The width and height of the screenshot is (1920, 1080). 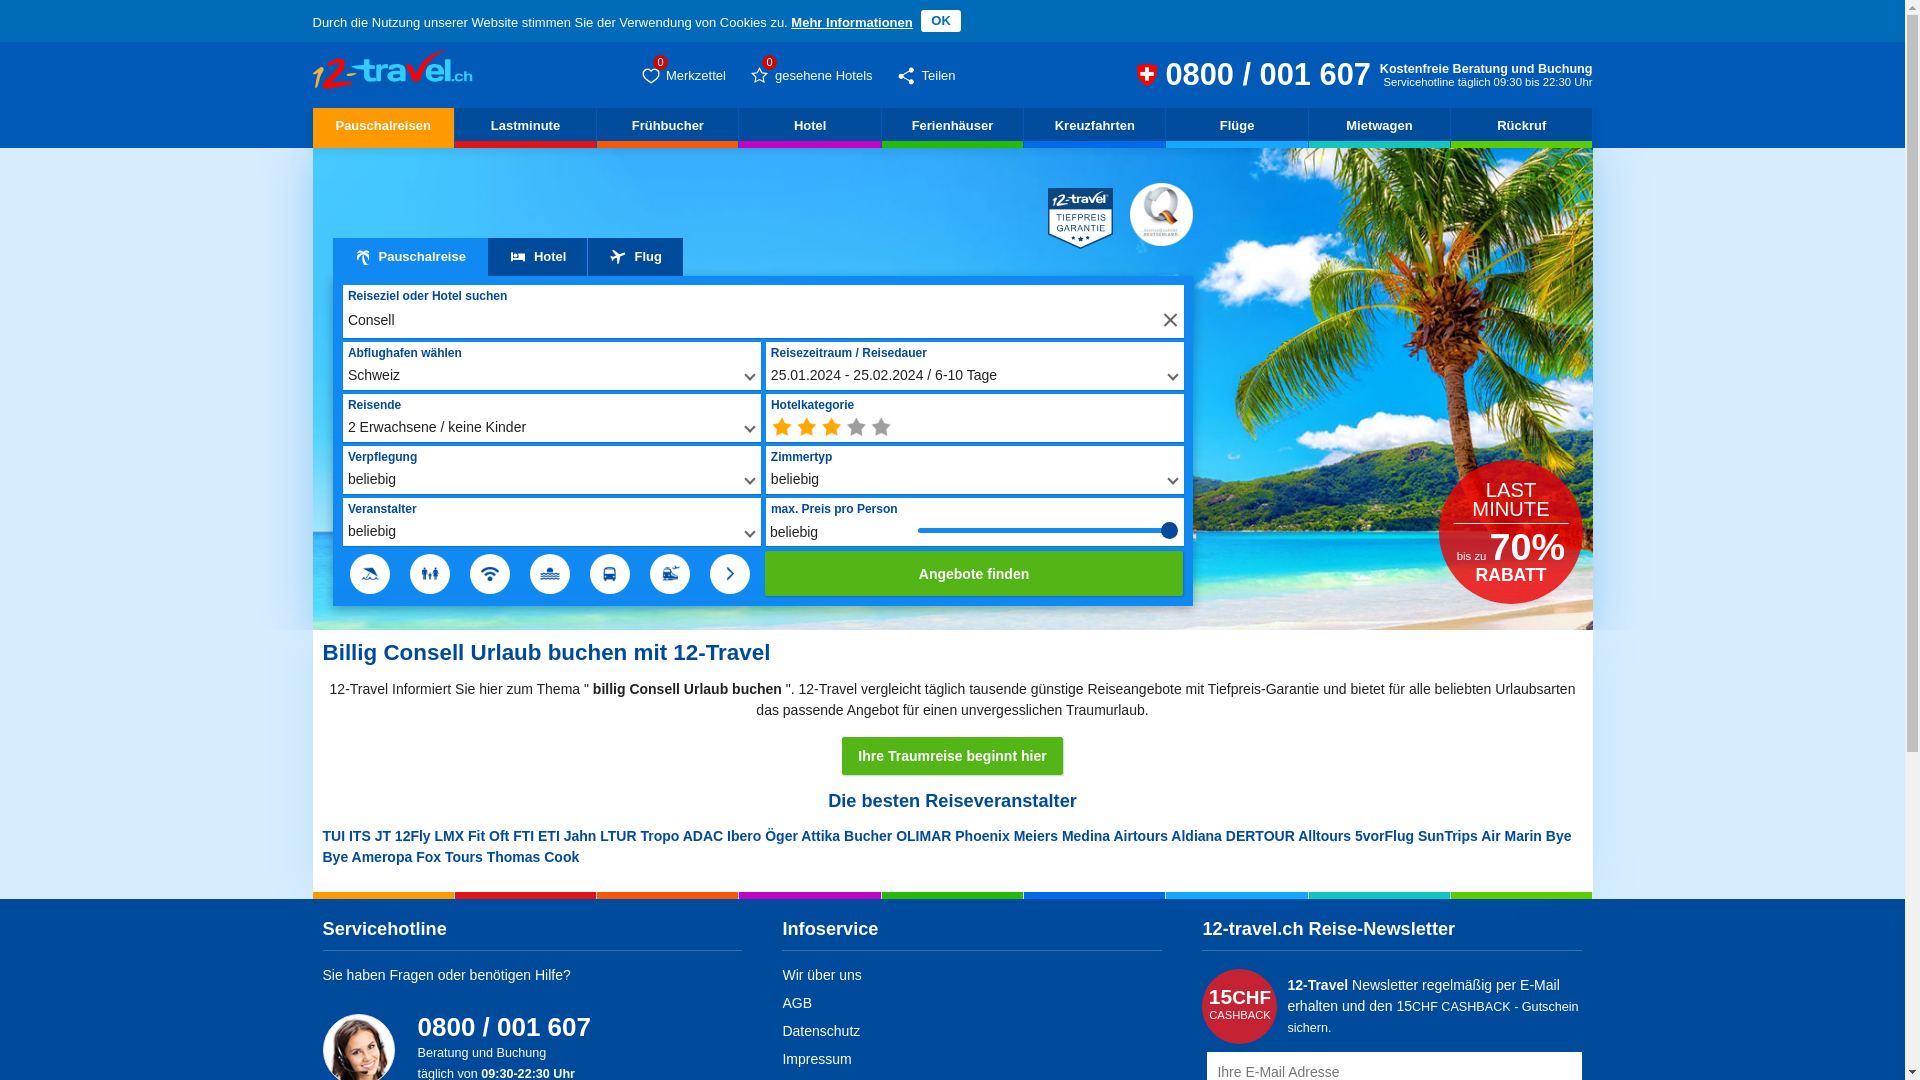 I want to click on 'Mietwagen', so click(x=1378, y=127).